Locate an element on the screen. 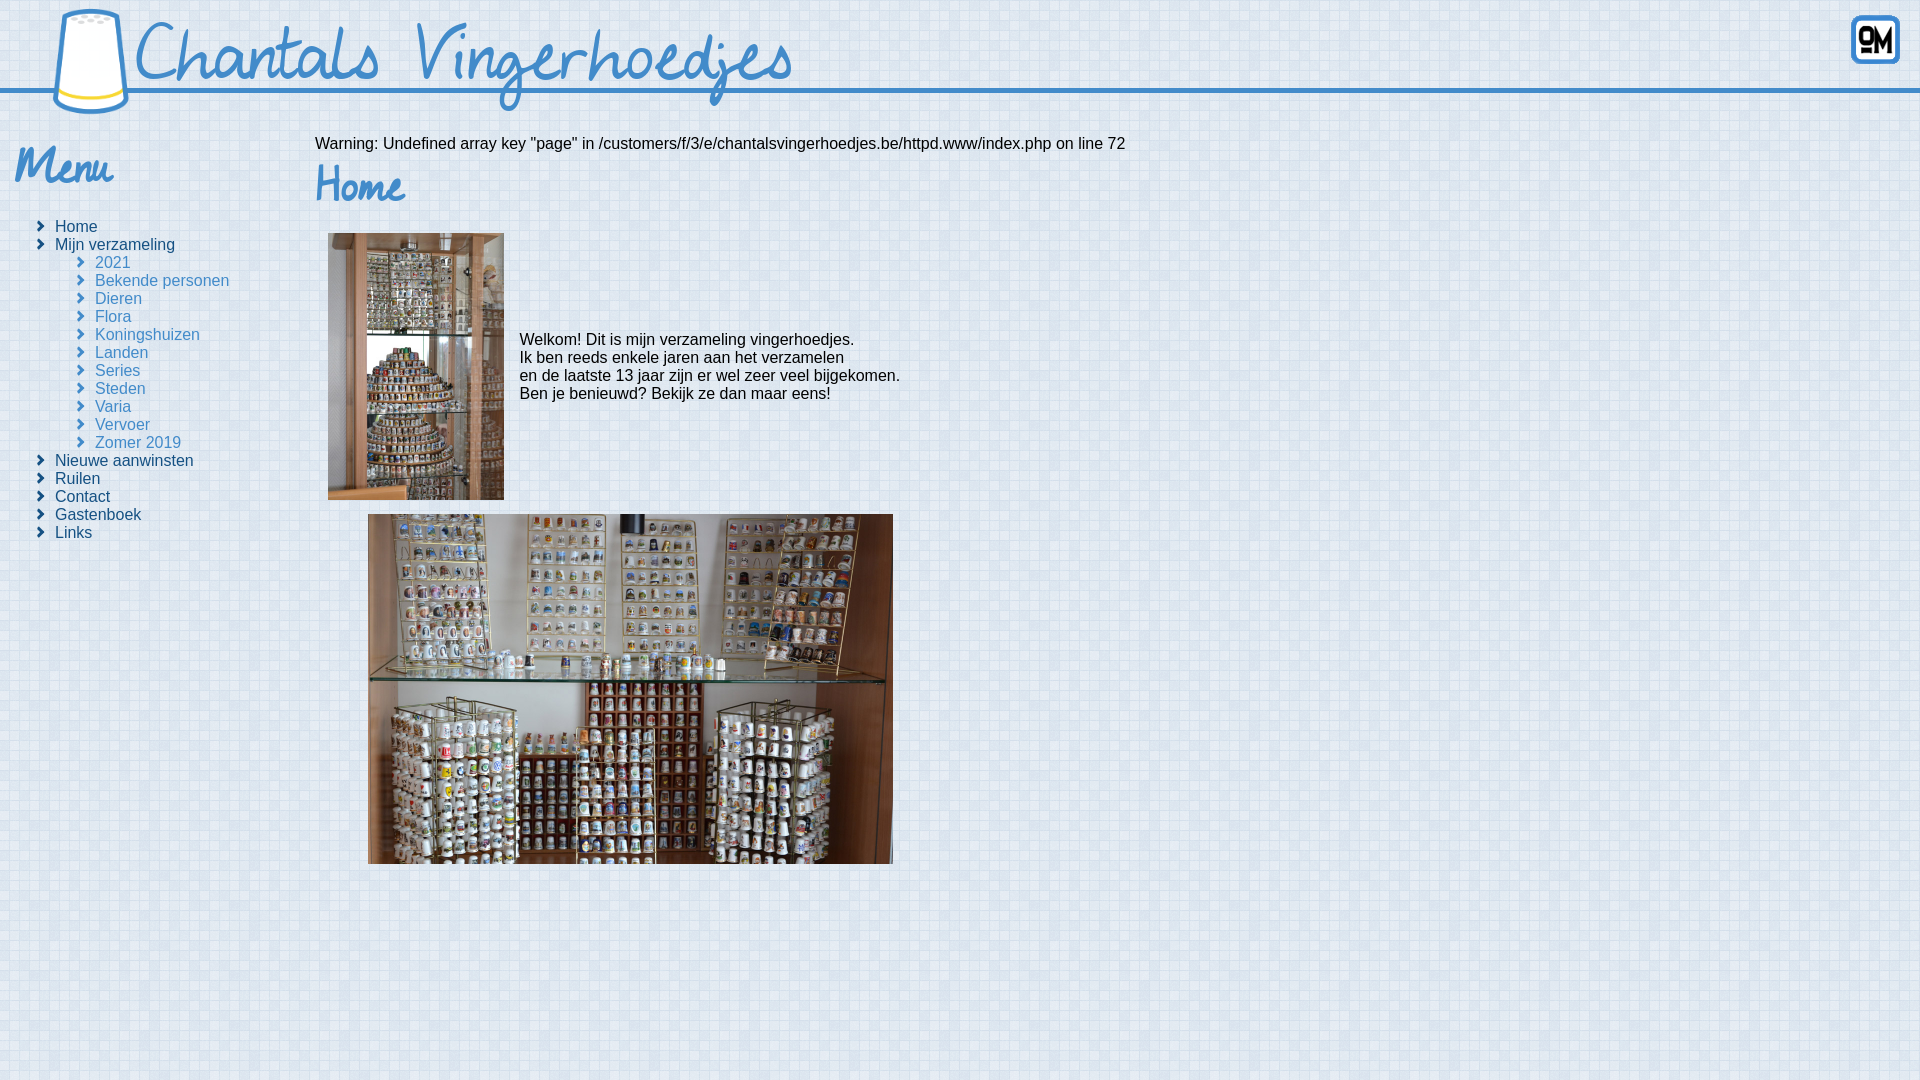  '2021' is located at coordinates (190, 261).